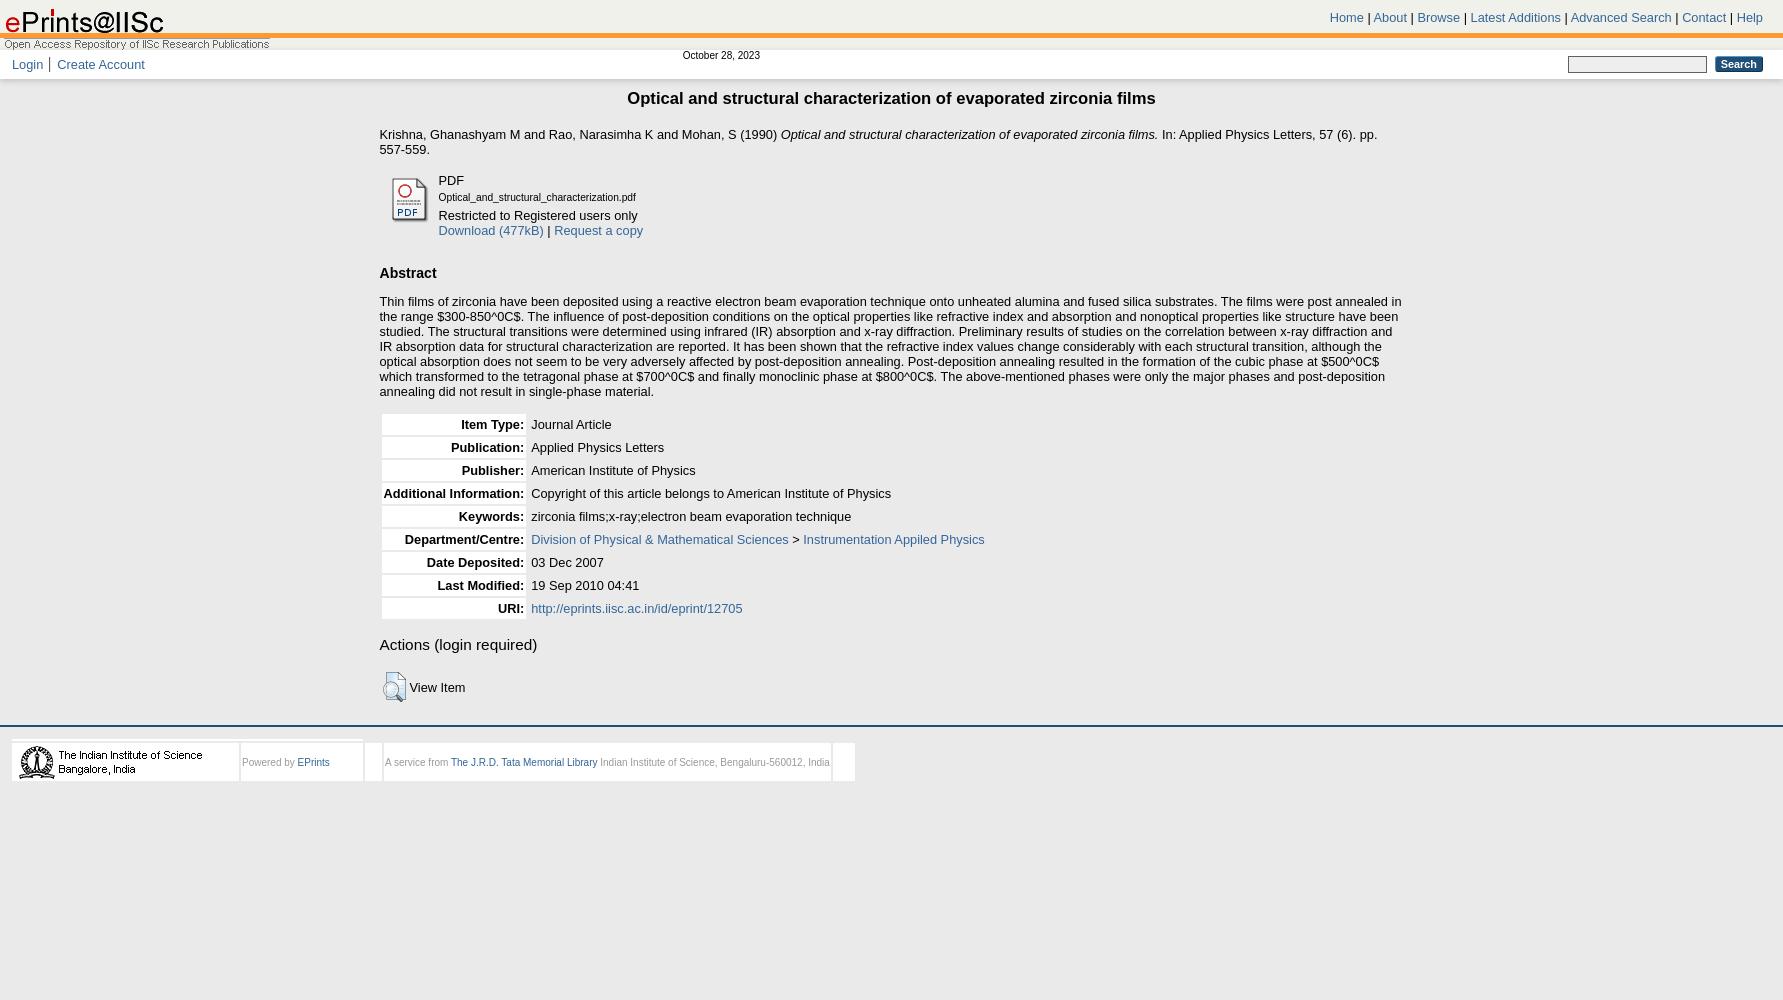 The image size is (1783, 1000). I want to click on 'URI:', so click(509, 606).